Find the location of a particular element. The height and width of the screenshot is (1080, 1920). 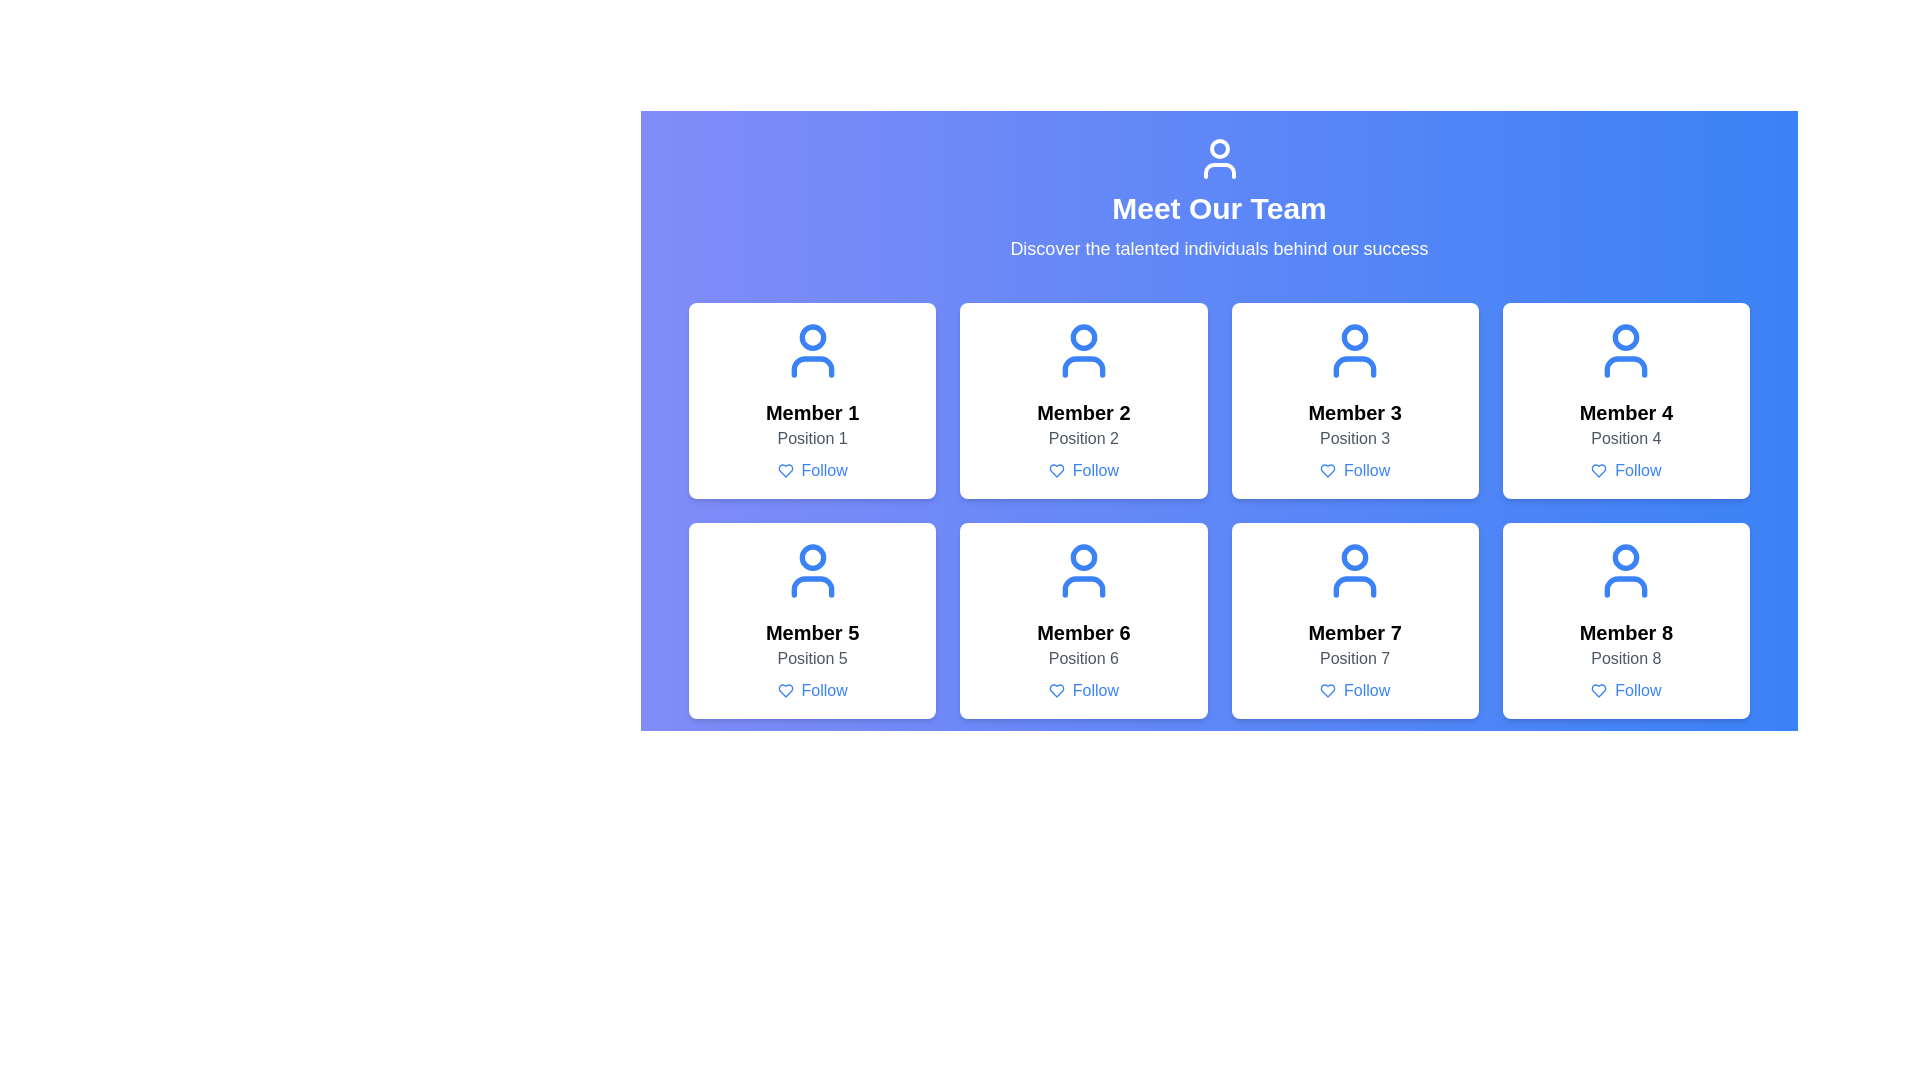

bold text label 'Member 6' located in the sixth card of the layout grid, positioned centrally above 'Position 6' and below the user profile icon is located at coordinates (1082, 632).